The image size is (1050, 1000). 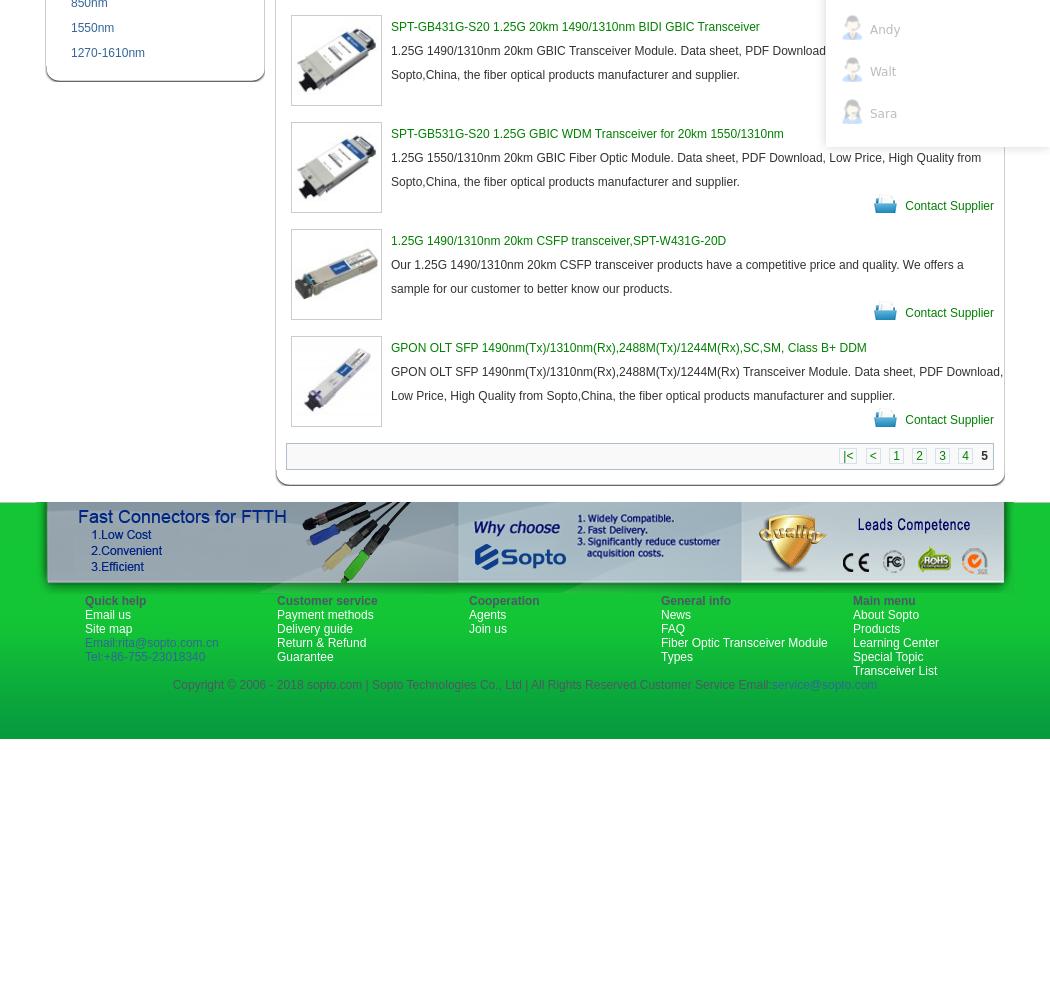 What do you see at coordinates (882, 112) in the screenshot?
I see `'Sara'` at bounding box center [882, 112].